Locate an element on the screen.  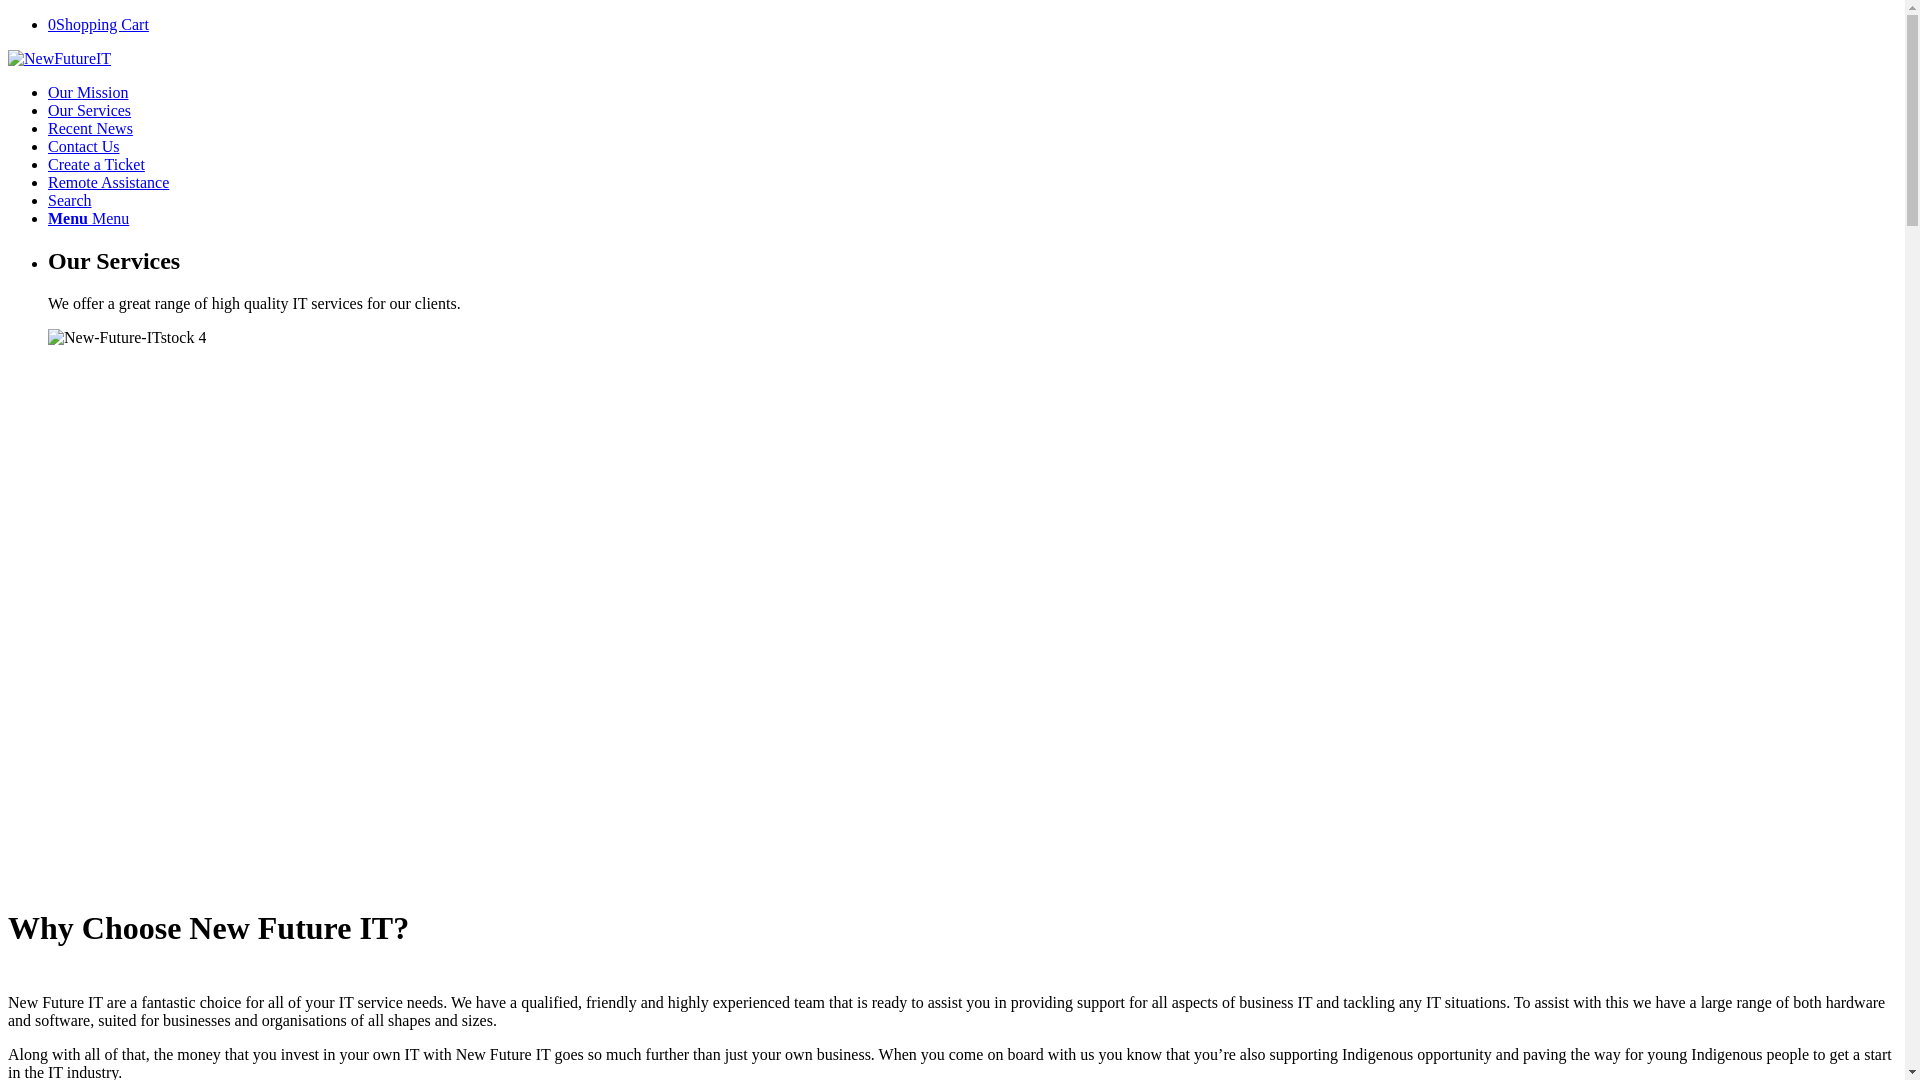
'Remote Assistance' is located at coordinates (48, 182).